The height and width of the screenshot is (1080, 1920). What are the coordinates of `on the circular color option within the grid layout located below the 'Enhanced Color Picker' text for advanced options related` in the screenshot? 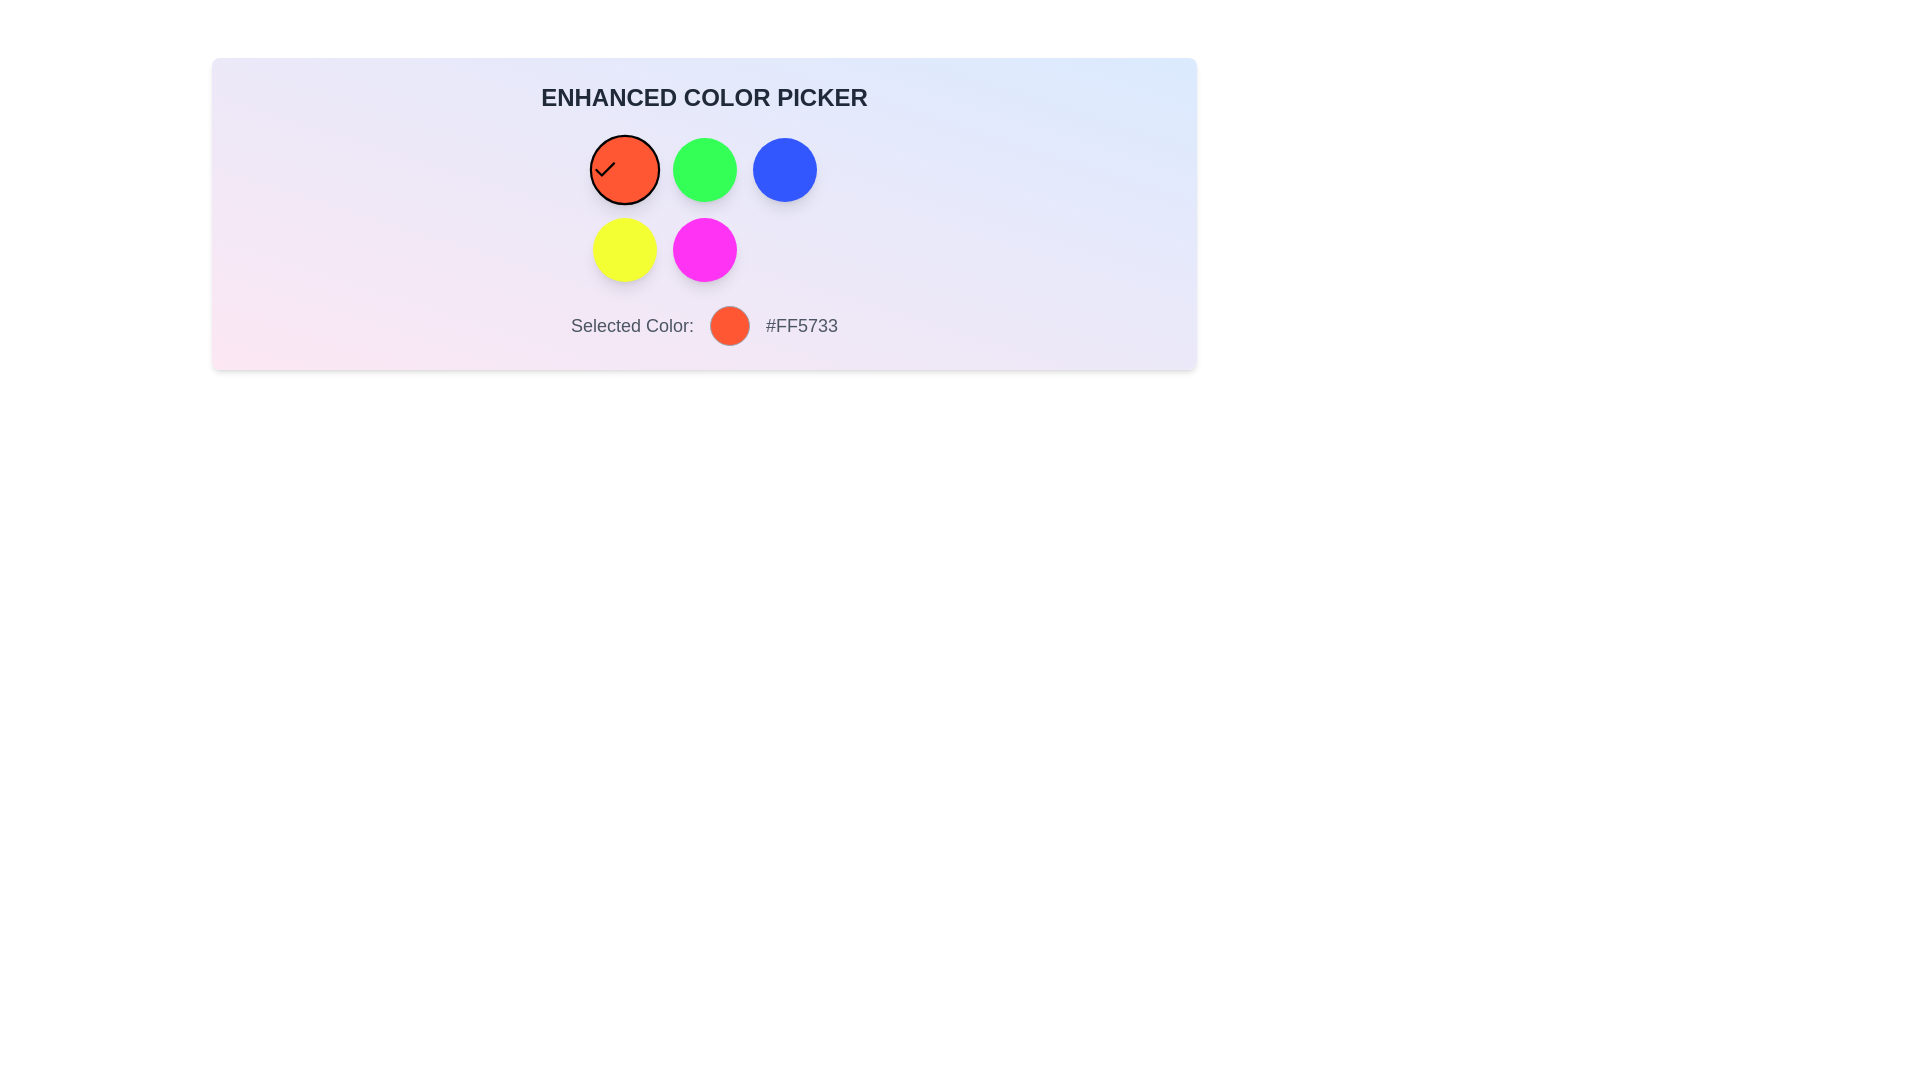 It's located at (704, 209).